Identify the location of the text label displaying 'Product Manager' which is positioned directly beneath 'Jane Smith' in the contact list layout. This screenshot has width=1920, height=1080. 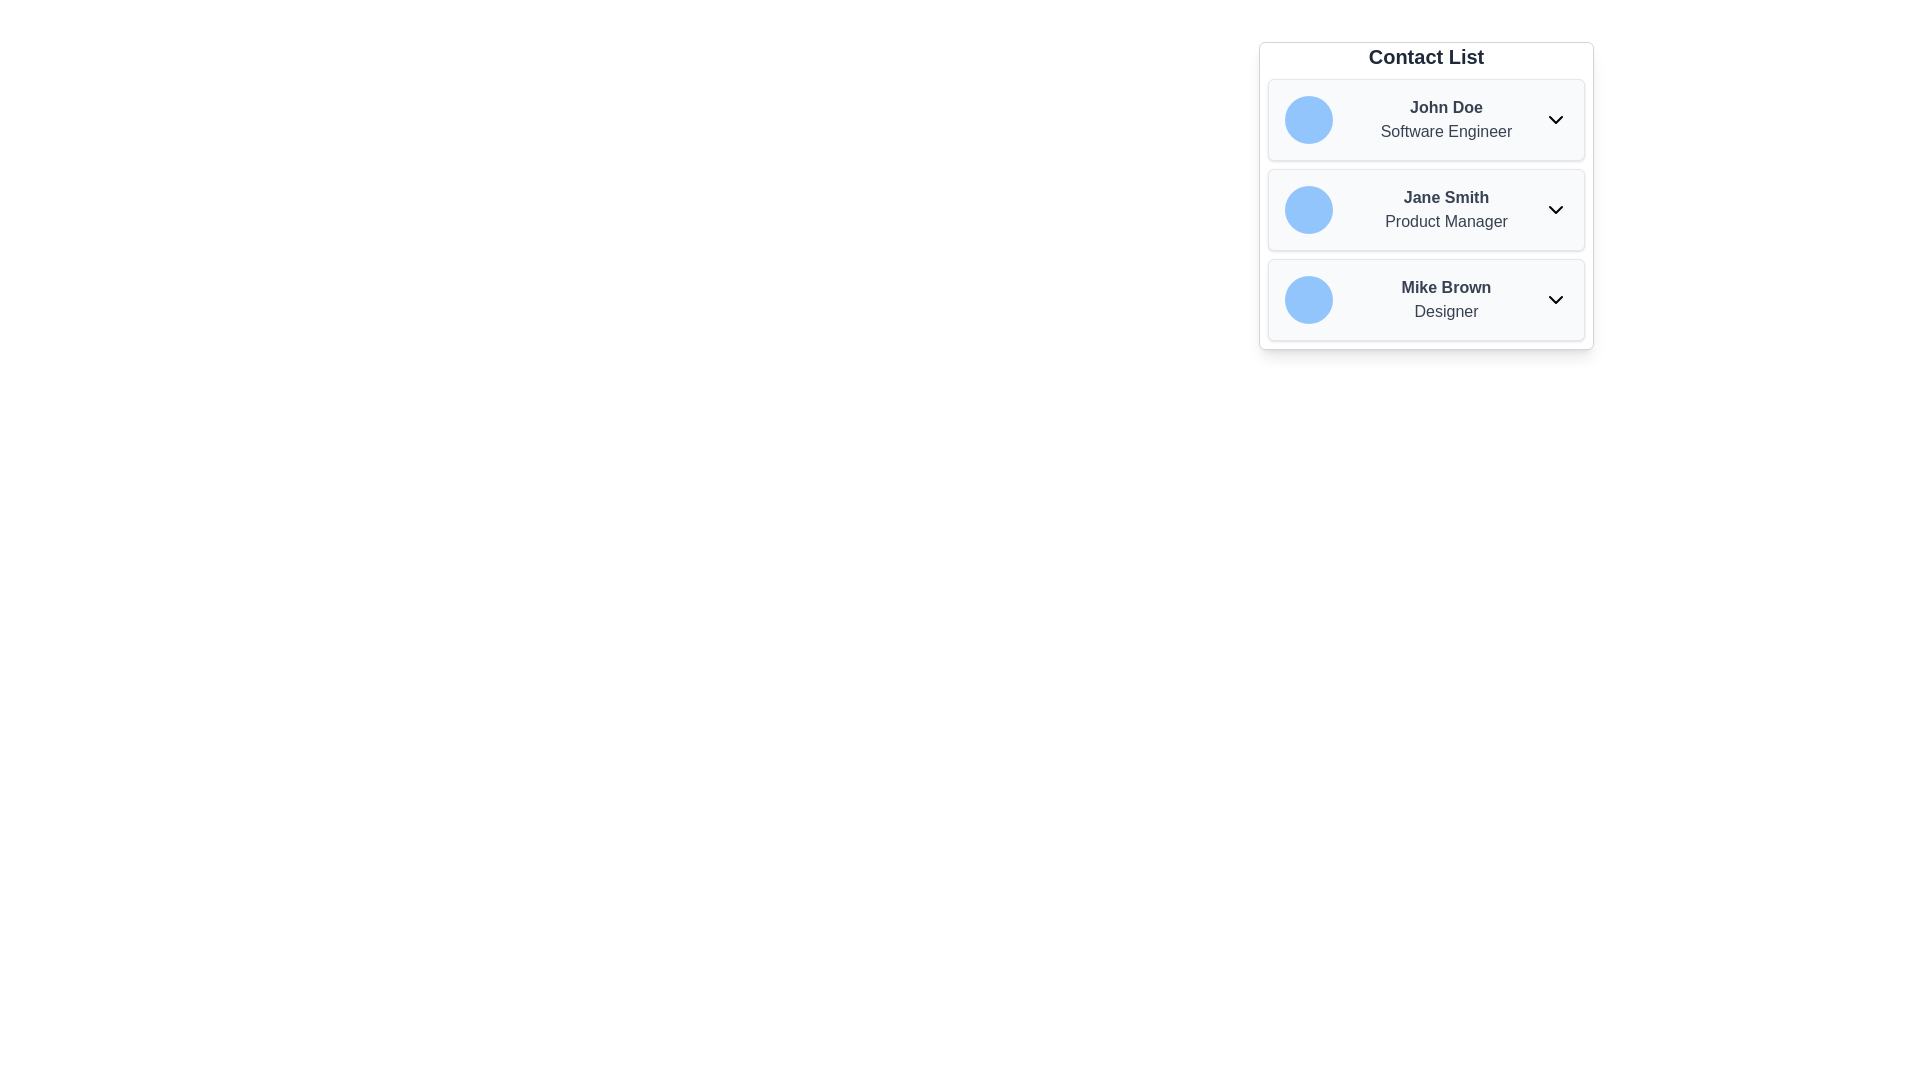
(1446, 222).